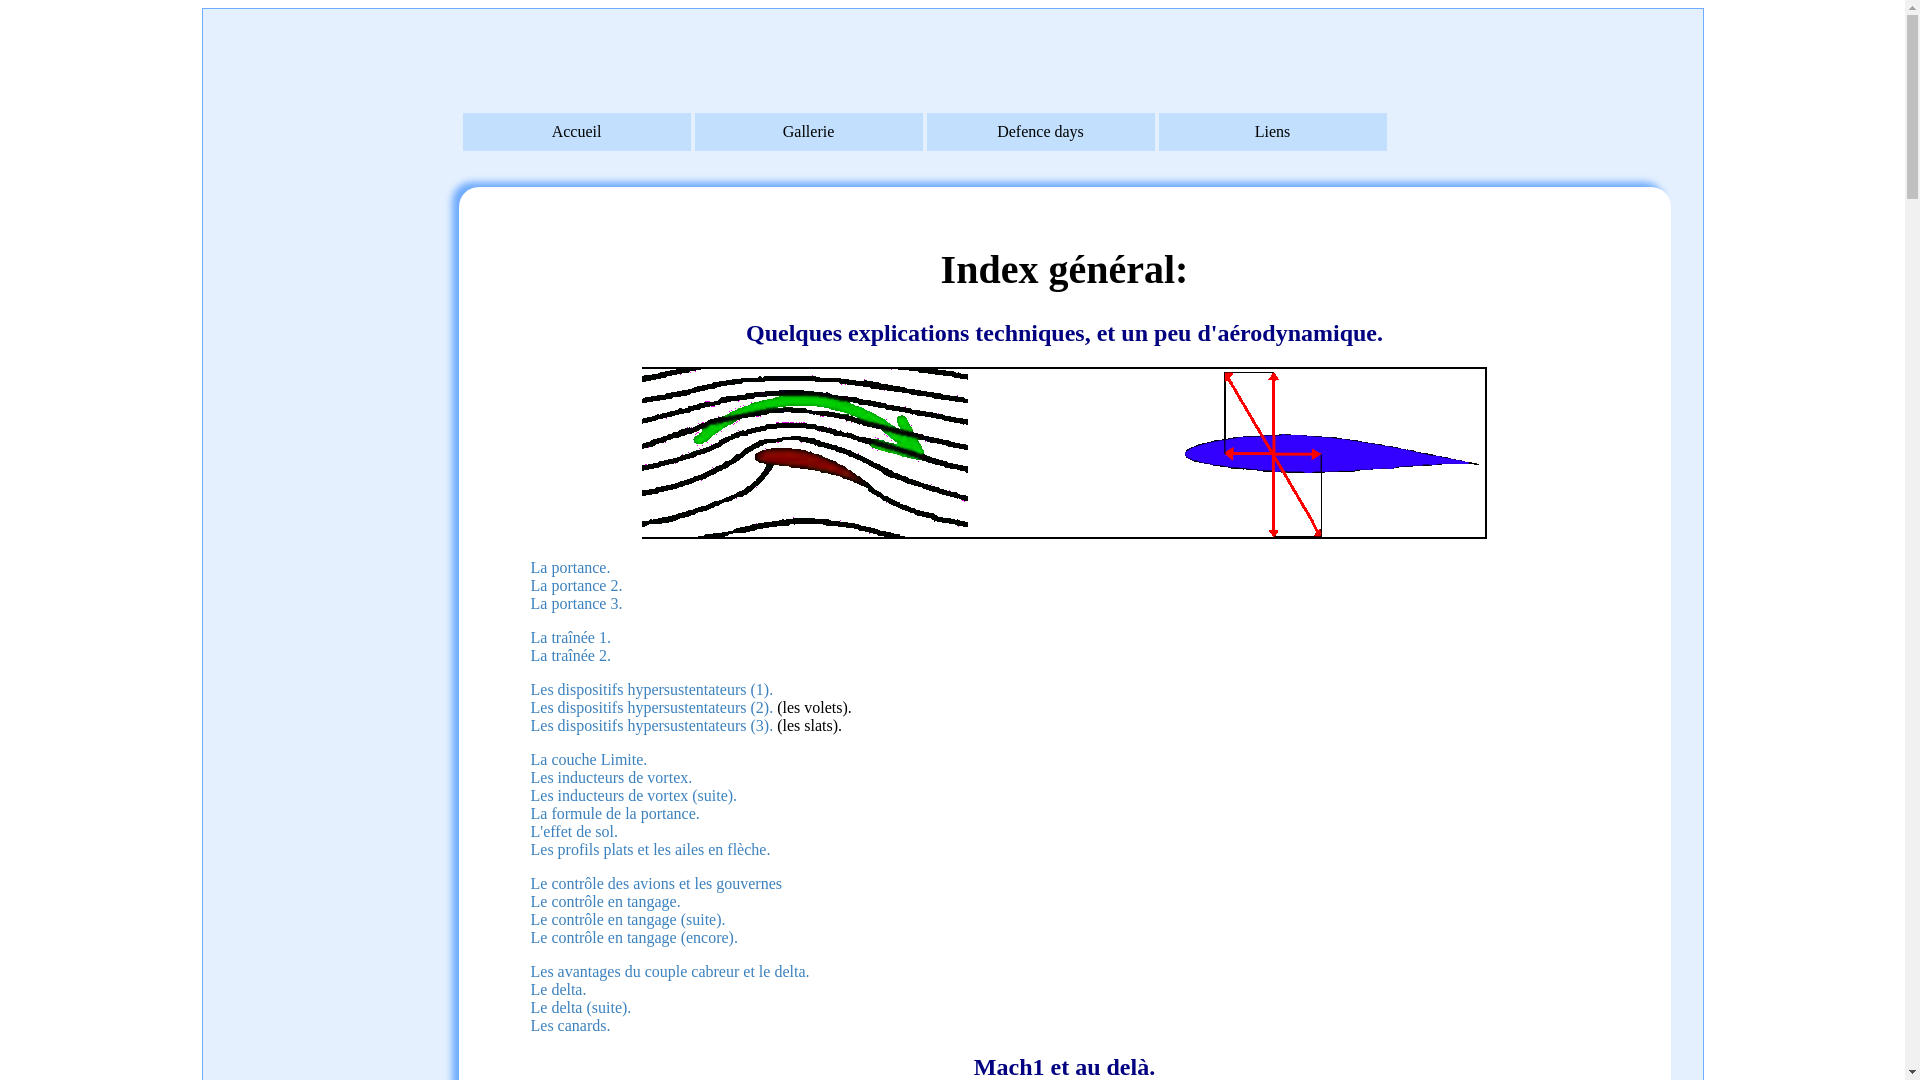  Describe the element at coordinates (572, 830) in the screenshot. I see `'L'effet de sol.'` at that location.